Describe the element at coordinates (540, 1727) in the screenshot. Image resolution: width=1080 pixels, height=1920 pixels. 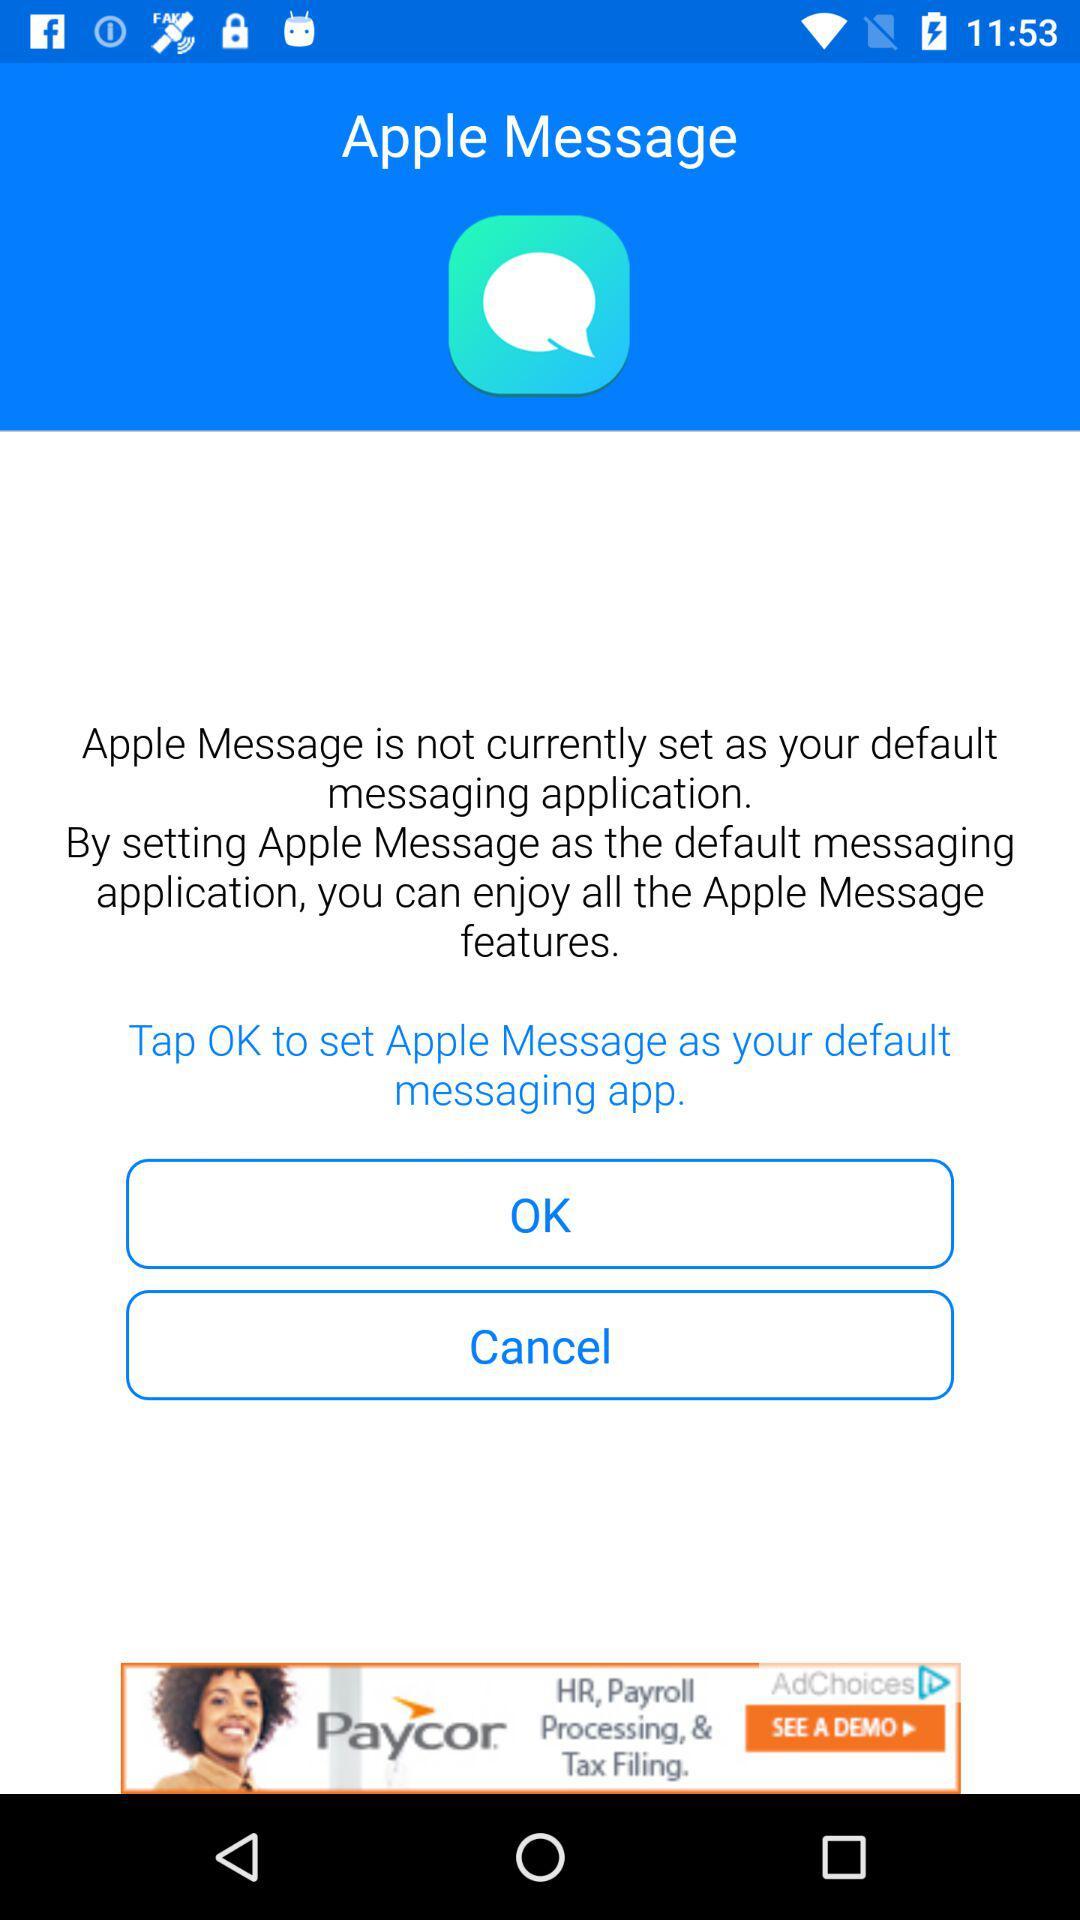
I see `advertisement` at that location.